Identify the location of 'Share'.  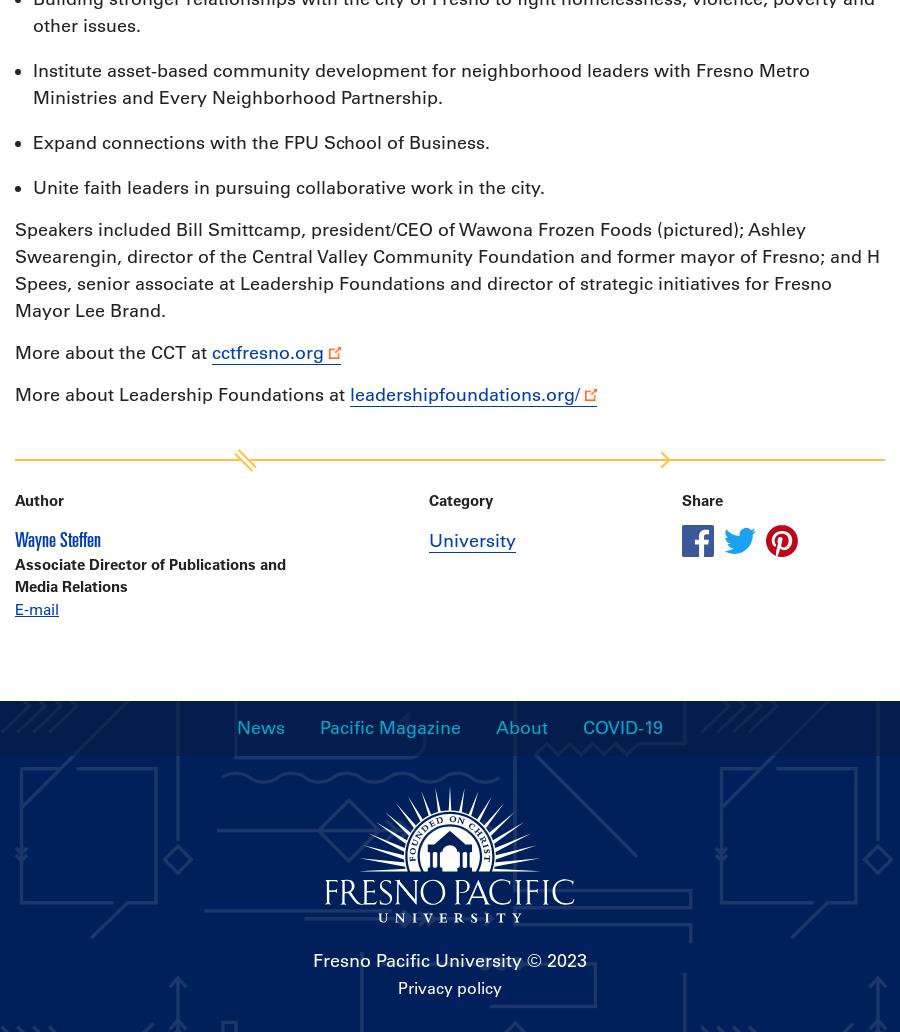
(701, 499).